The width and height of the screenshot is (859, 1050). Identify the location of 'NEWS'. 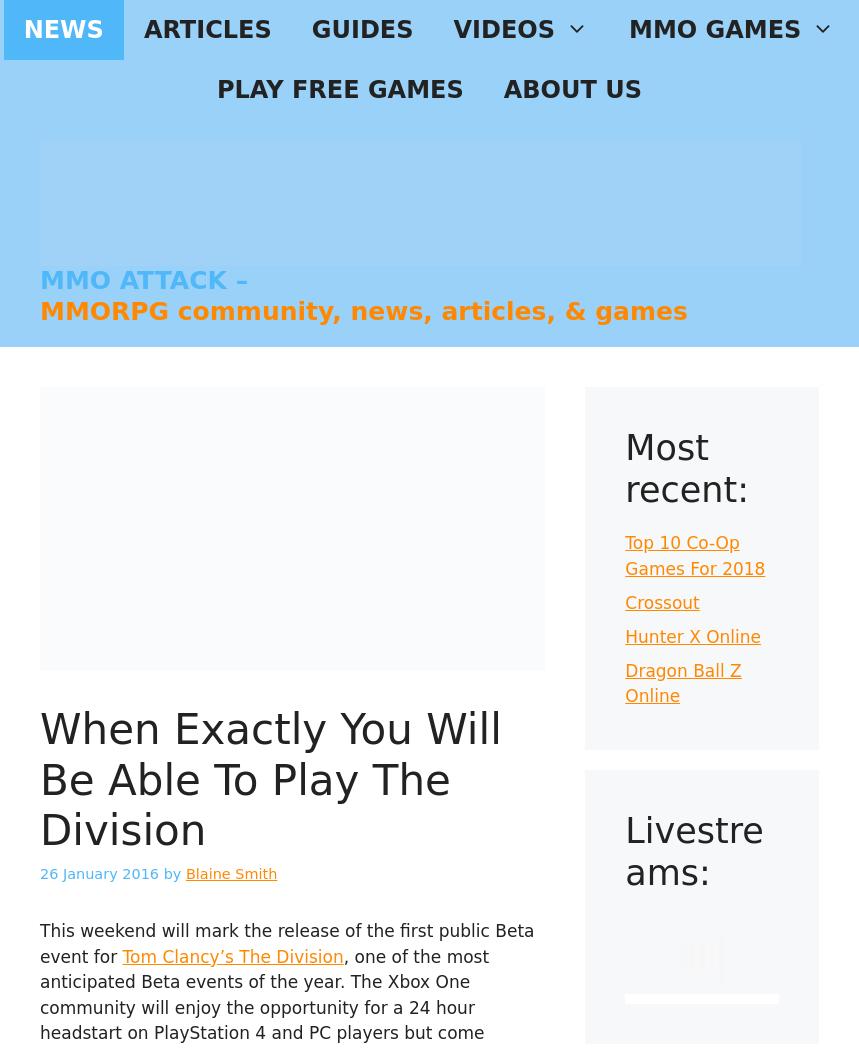
(61, 30).